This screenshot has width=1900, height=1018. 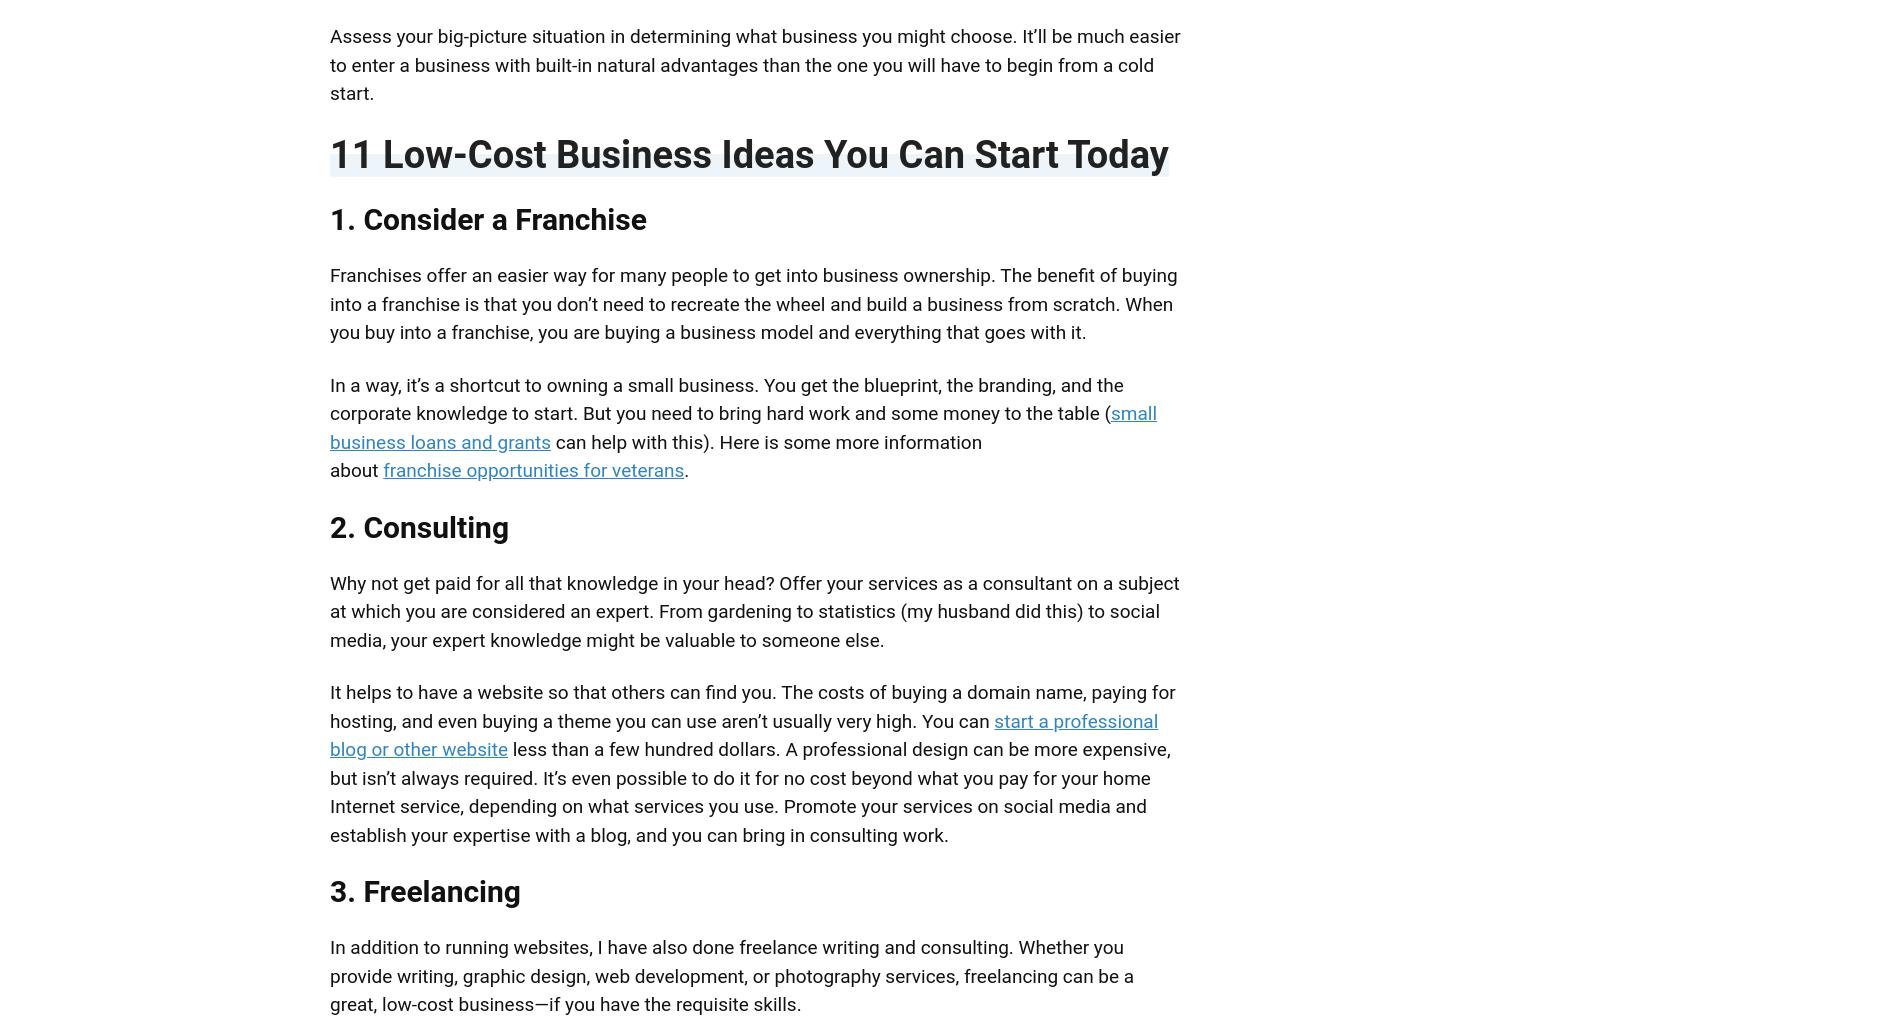 I want to click on 'can help with this). Here is some more information about', so click(x=656, y=454).